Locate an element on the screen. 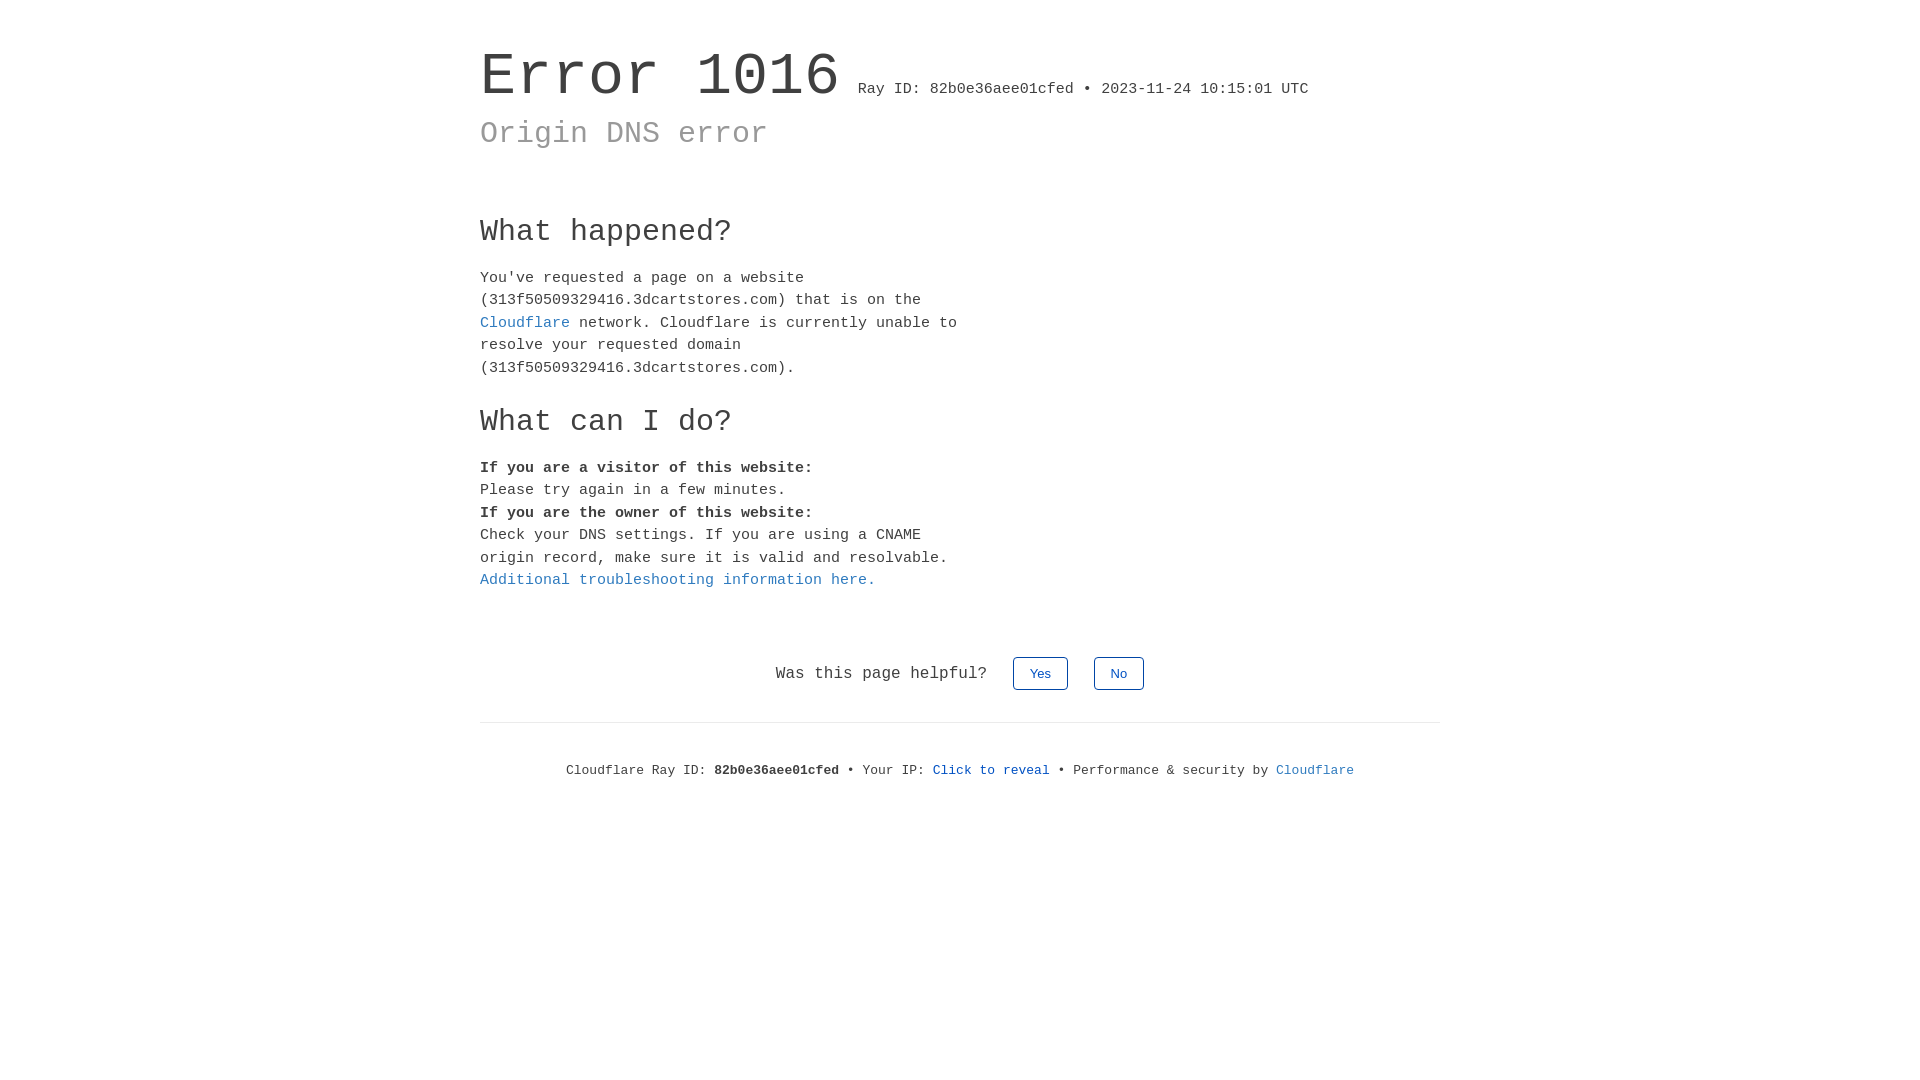 The width and height of the screenshot is (1920, 1080). 'Yes' is located at coordinates (1012, 672).